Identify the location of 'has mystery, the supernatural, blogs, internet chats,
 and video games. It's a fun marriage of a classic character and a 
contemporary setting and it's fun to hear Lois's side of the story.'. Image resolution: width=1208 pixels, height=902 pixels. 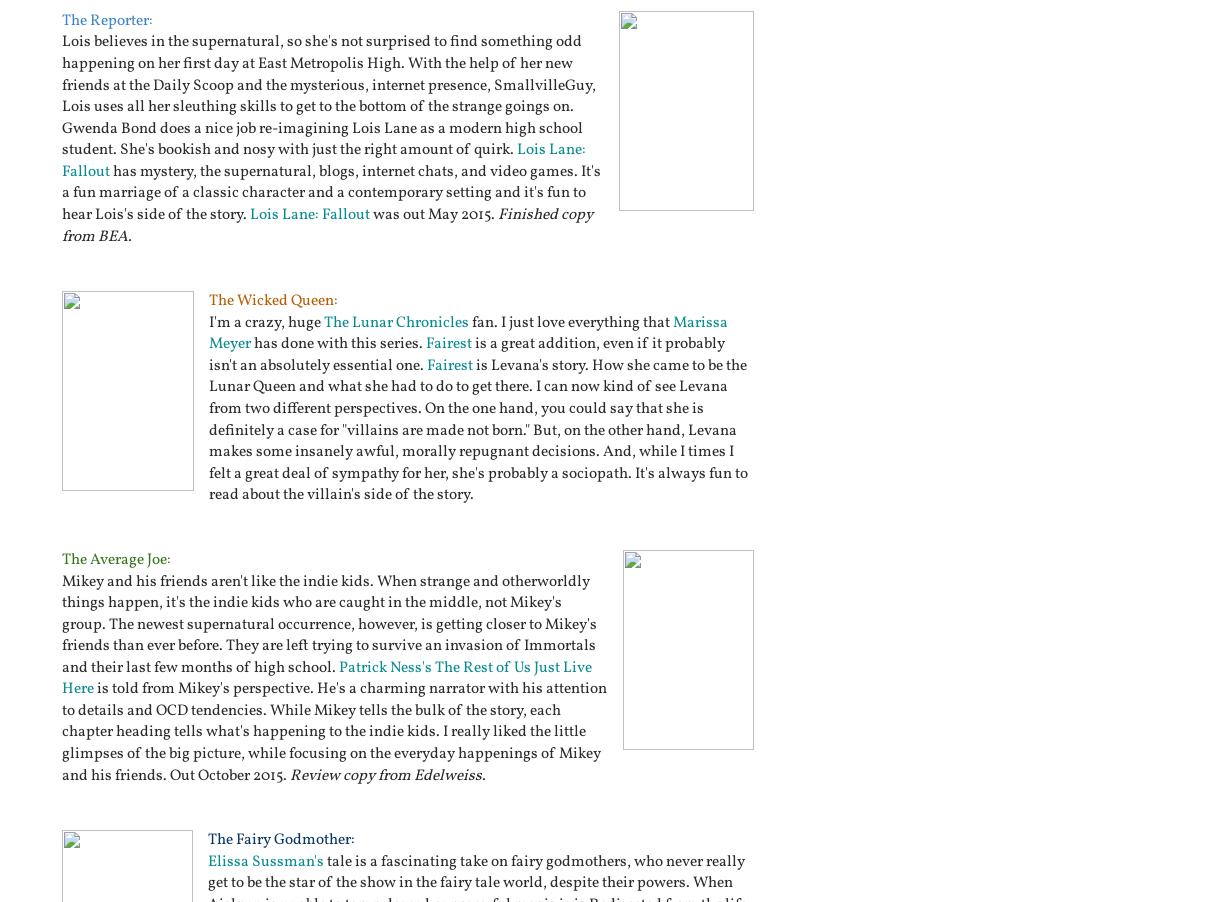
(330, 191).